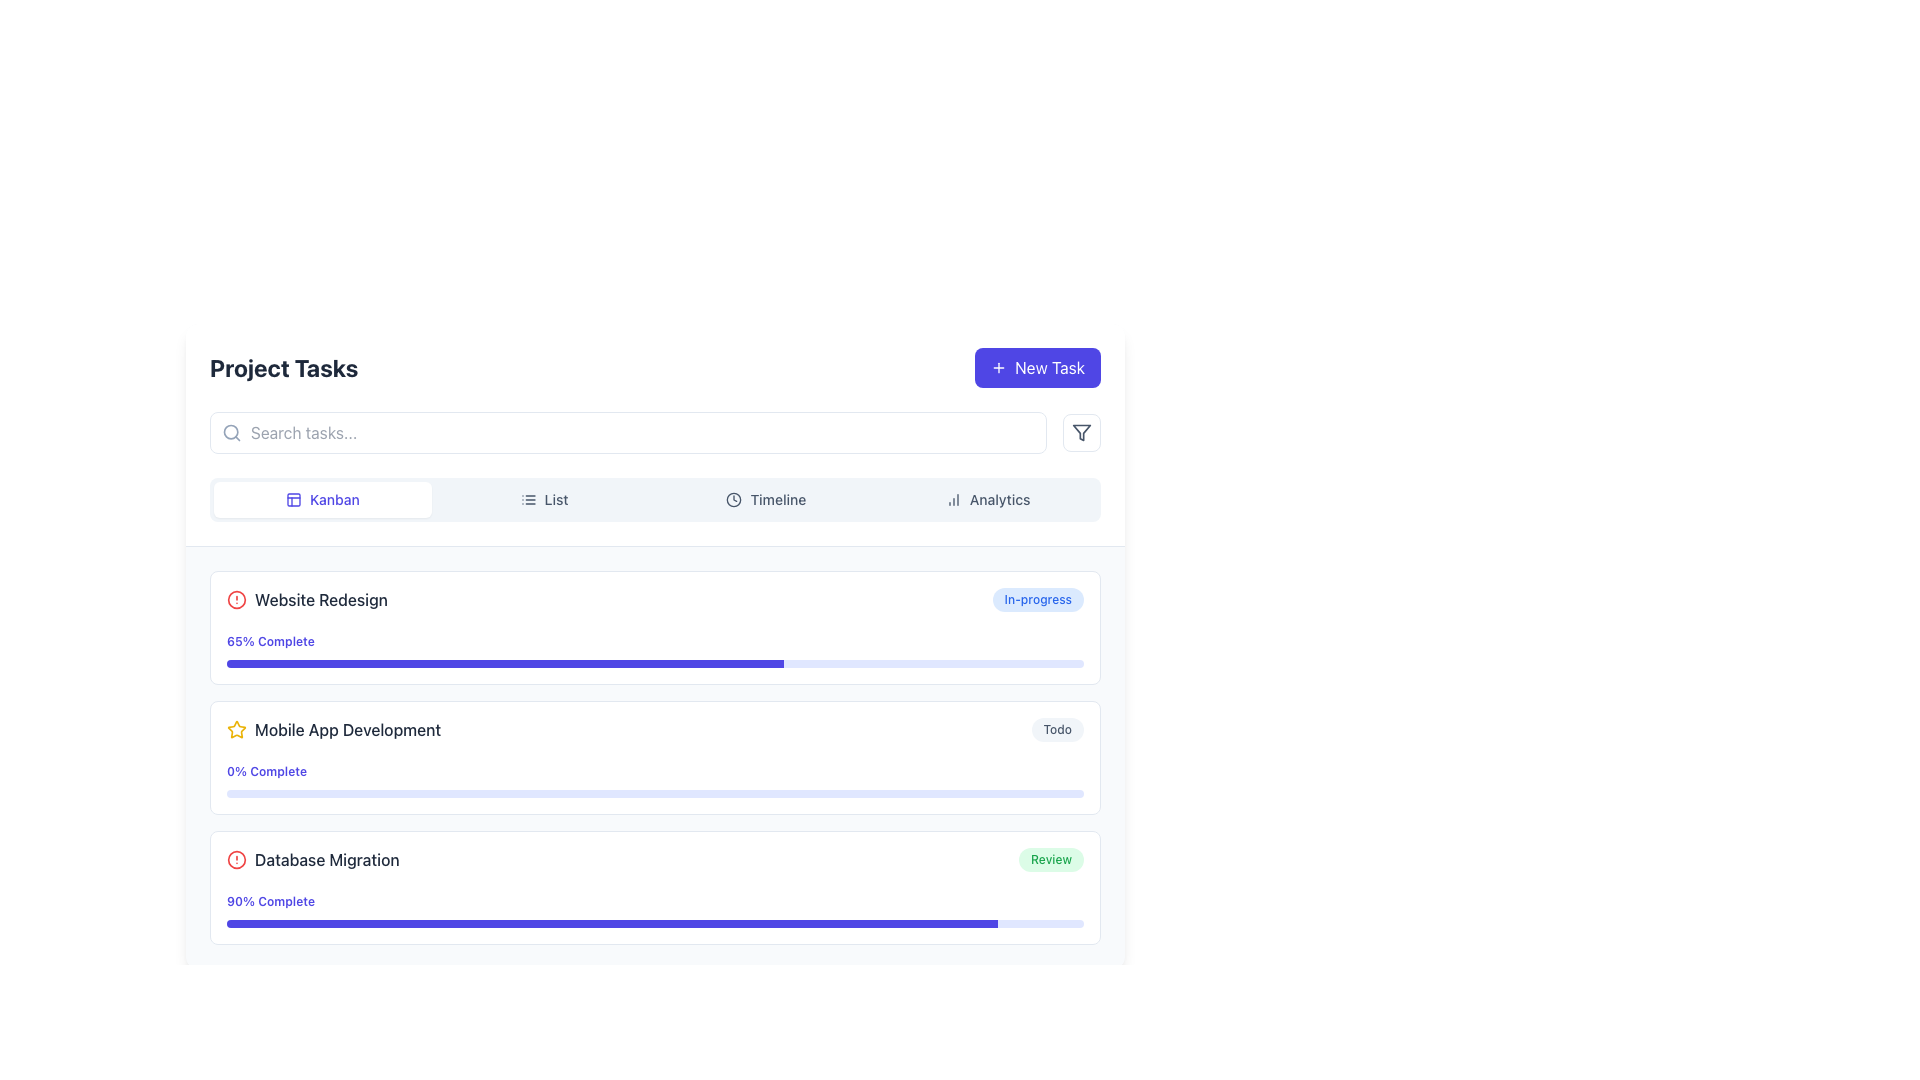  What do you see at coordinates (348, 729) in the screenshot?
I see `the text label that serves as the title for the second task entry in the task list, which is located centrally within the list item and adjacent to a star icon` at bounding box center [348, 729].